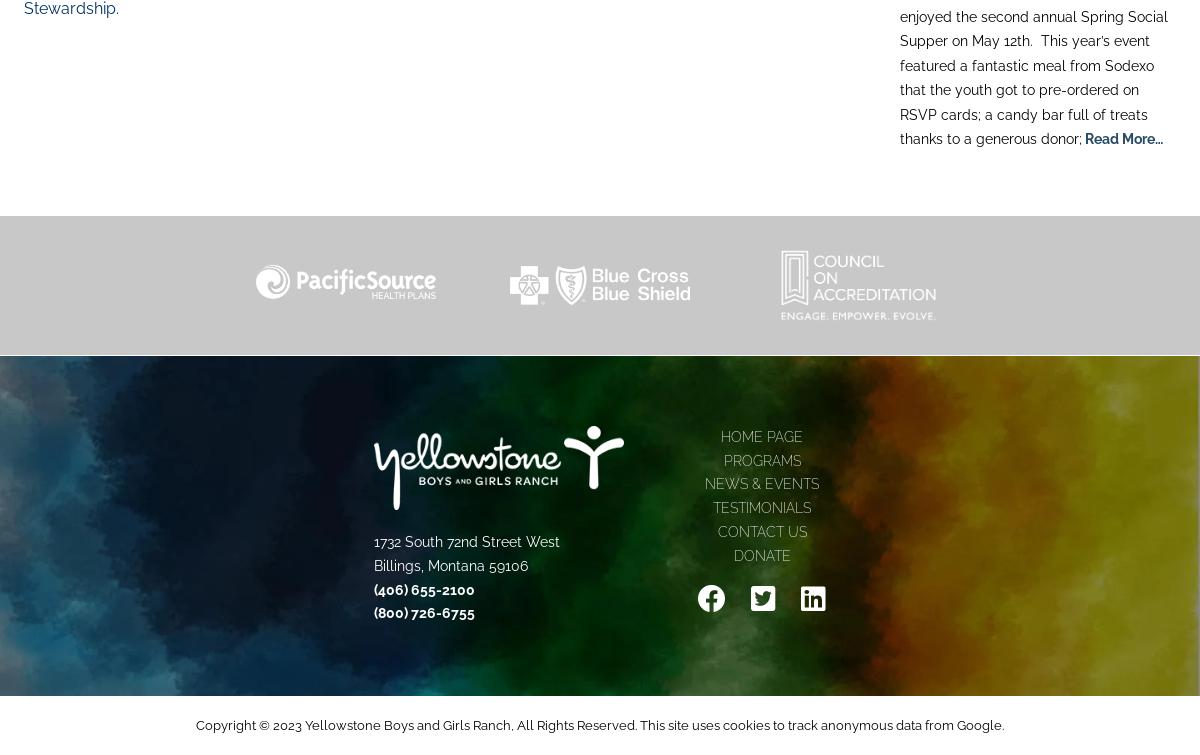 This screenshot has height=755, width=1200. Describe the element at coordinates (600, 724) in the screenshot. I see `'Copyright © 
    2023    Yellowstone Boys and Girls Ranch, All Rights Reserved.  This site uses cookies to track anonymous data from Google.'` at that location.